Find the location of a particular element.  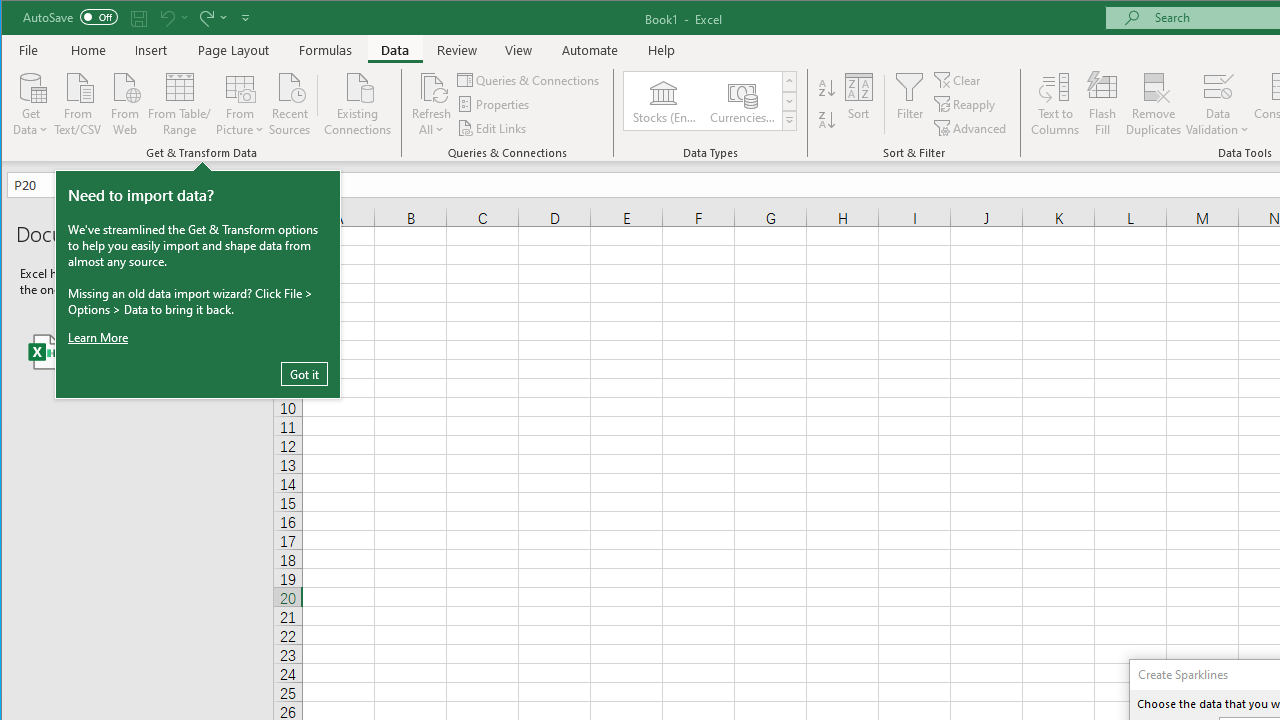

'Redo' is located at coordinates (211, 17).